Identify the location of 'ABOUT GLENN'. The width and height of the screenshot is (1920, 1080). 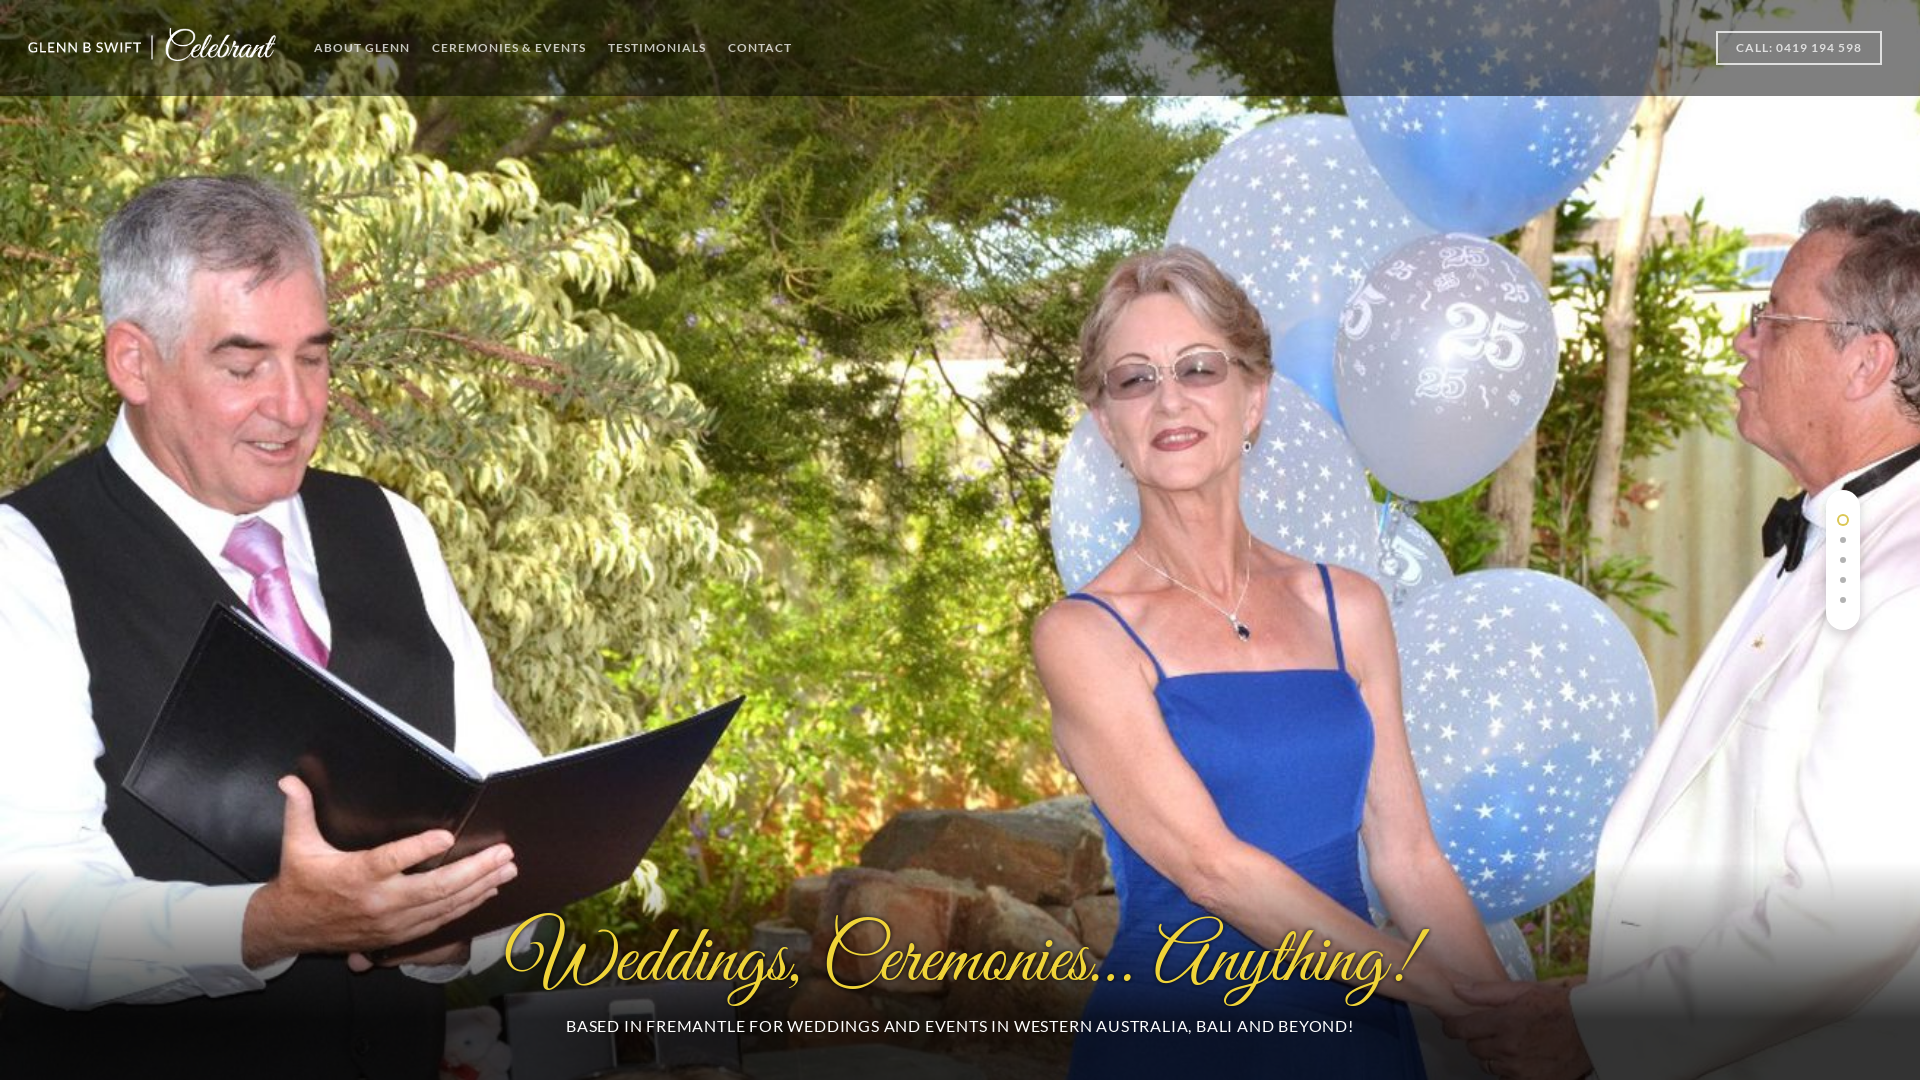
(361, 49).